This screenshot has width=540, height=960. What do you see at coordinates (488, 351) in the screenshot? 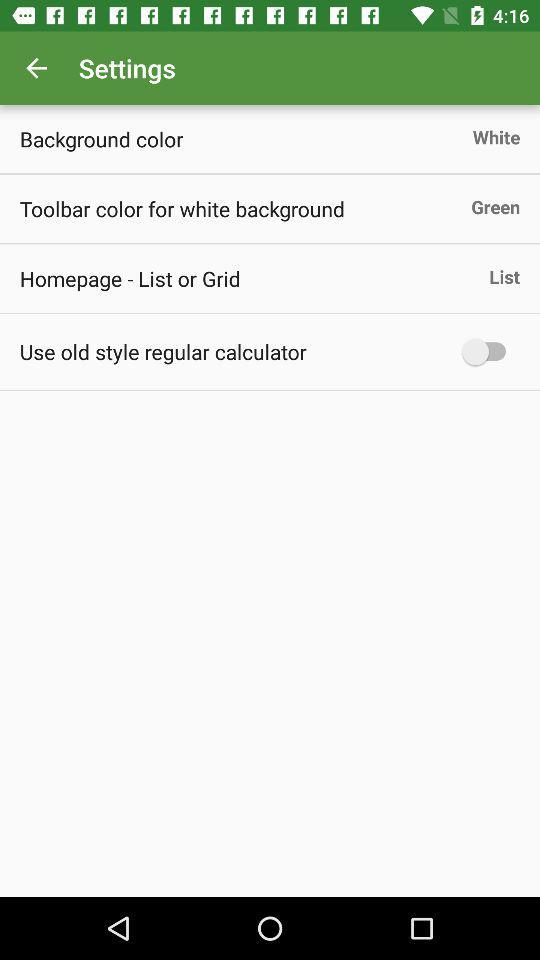
I see `the item on the right` at bounding box center [488, 351].